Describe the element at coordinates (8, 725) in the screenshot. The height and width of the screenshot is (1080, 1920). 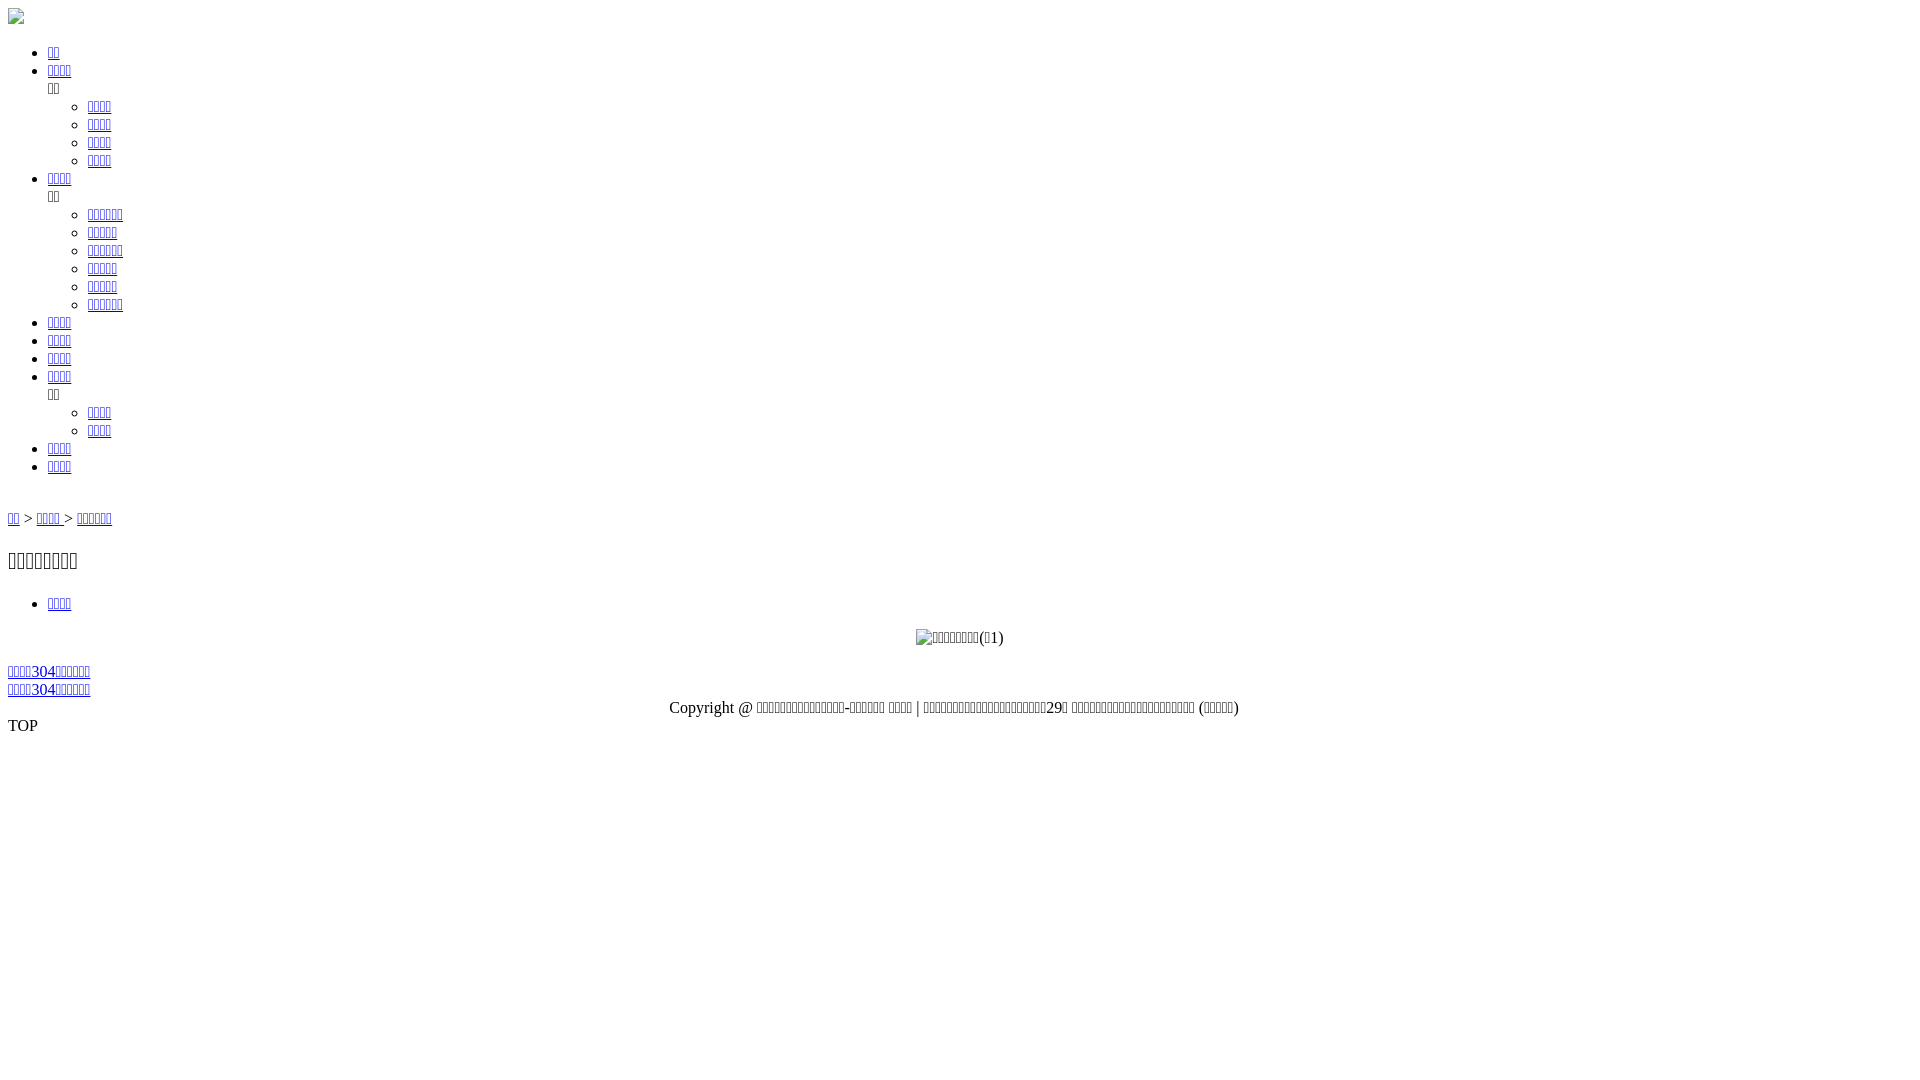
I see `'TOP'` at that location.